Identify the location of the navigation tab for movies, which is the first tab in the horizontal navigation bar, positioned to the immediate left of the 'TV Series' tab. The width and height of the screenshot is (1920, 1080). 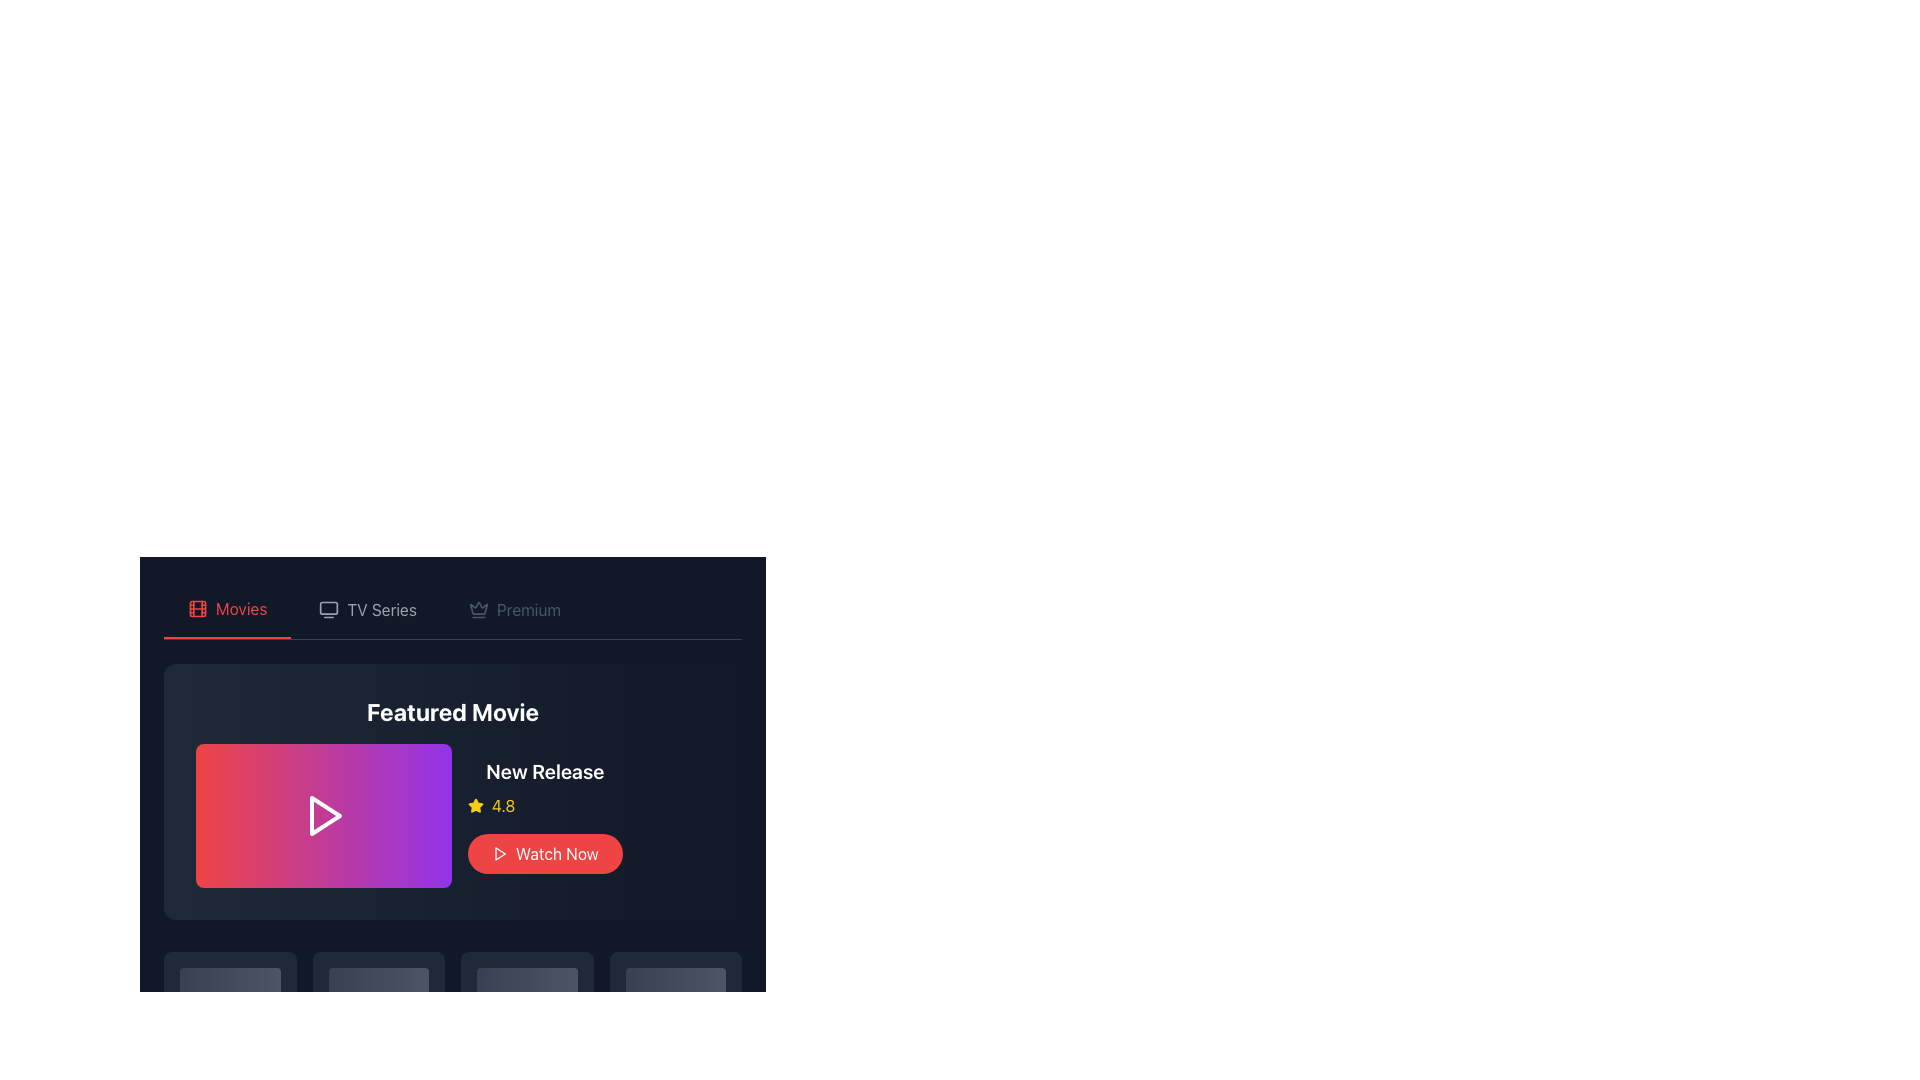
(227, 608).